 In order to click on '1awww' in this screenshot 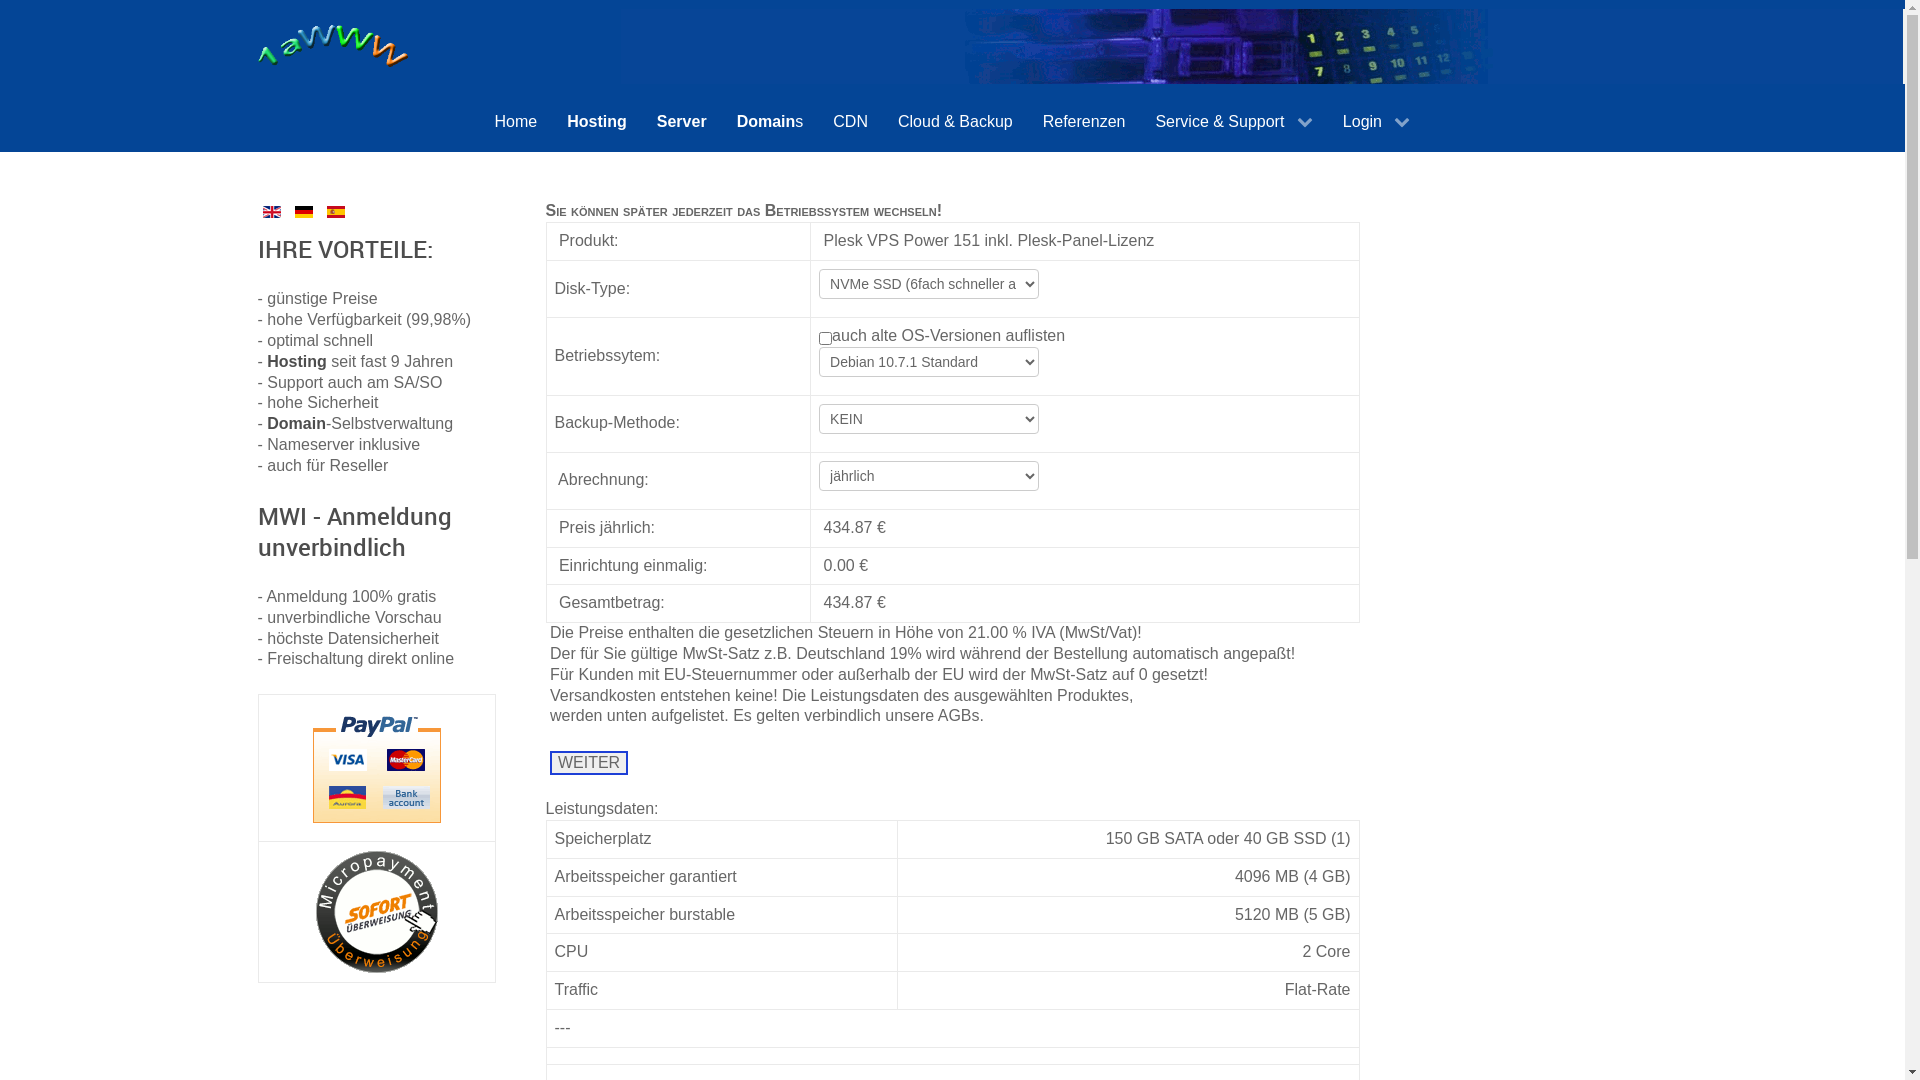, I will do `click(257, 45)`.